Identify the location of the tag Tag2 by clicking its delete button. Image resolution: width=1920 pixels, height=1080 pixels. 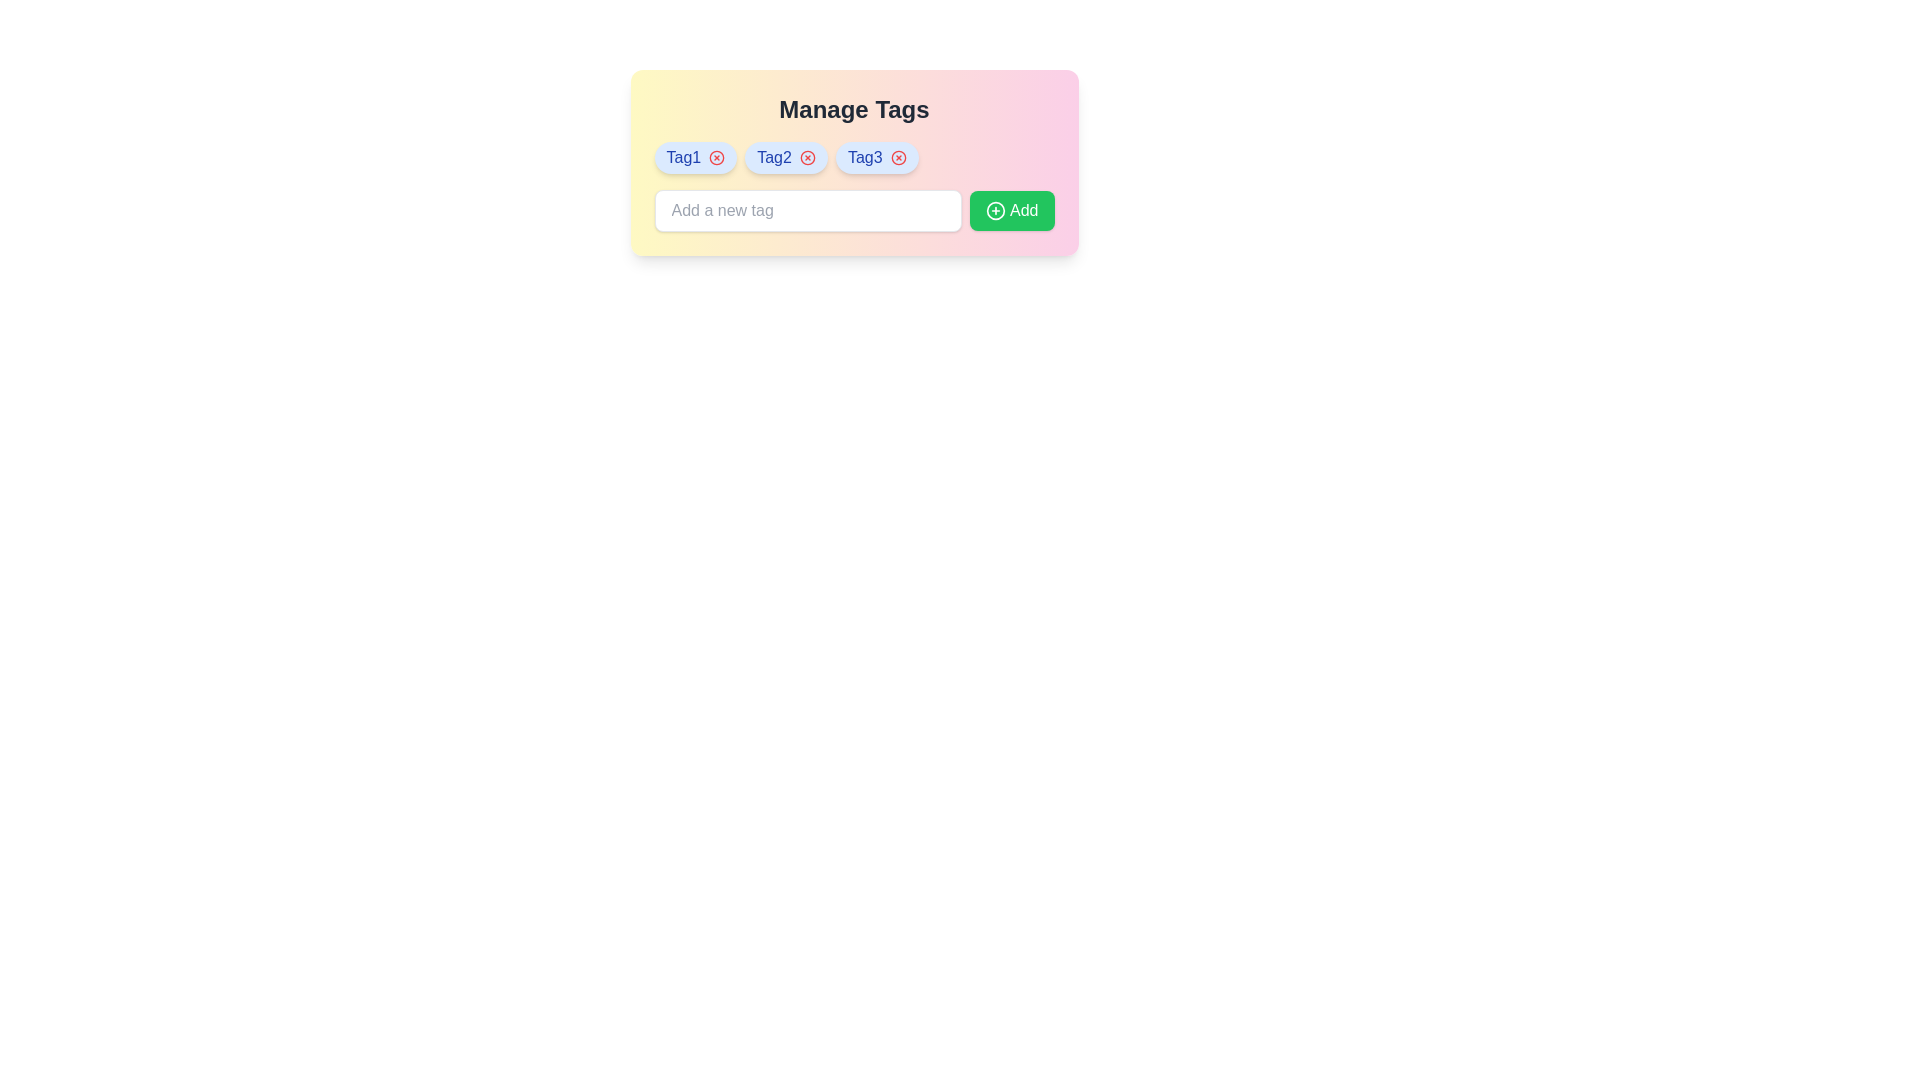
(807, 157).